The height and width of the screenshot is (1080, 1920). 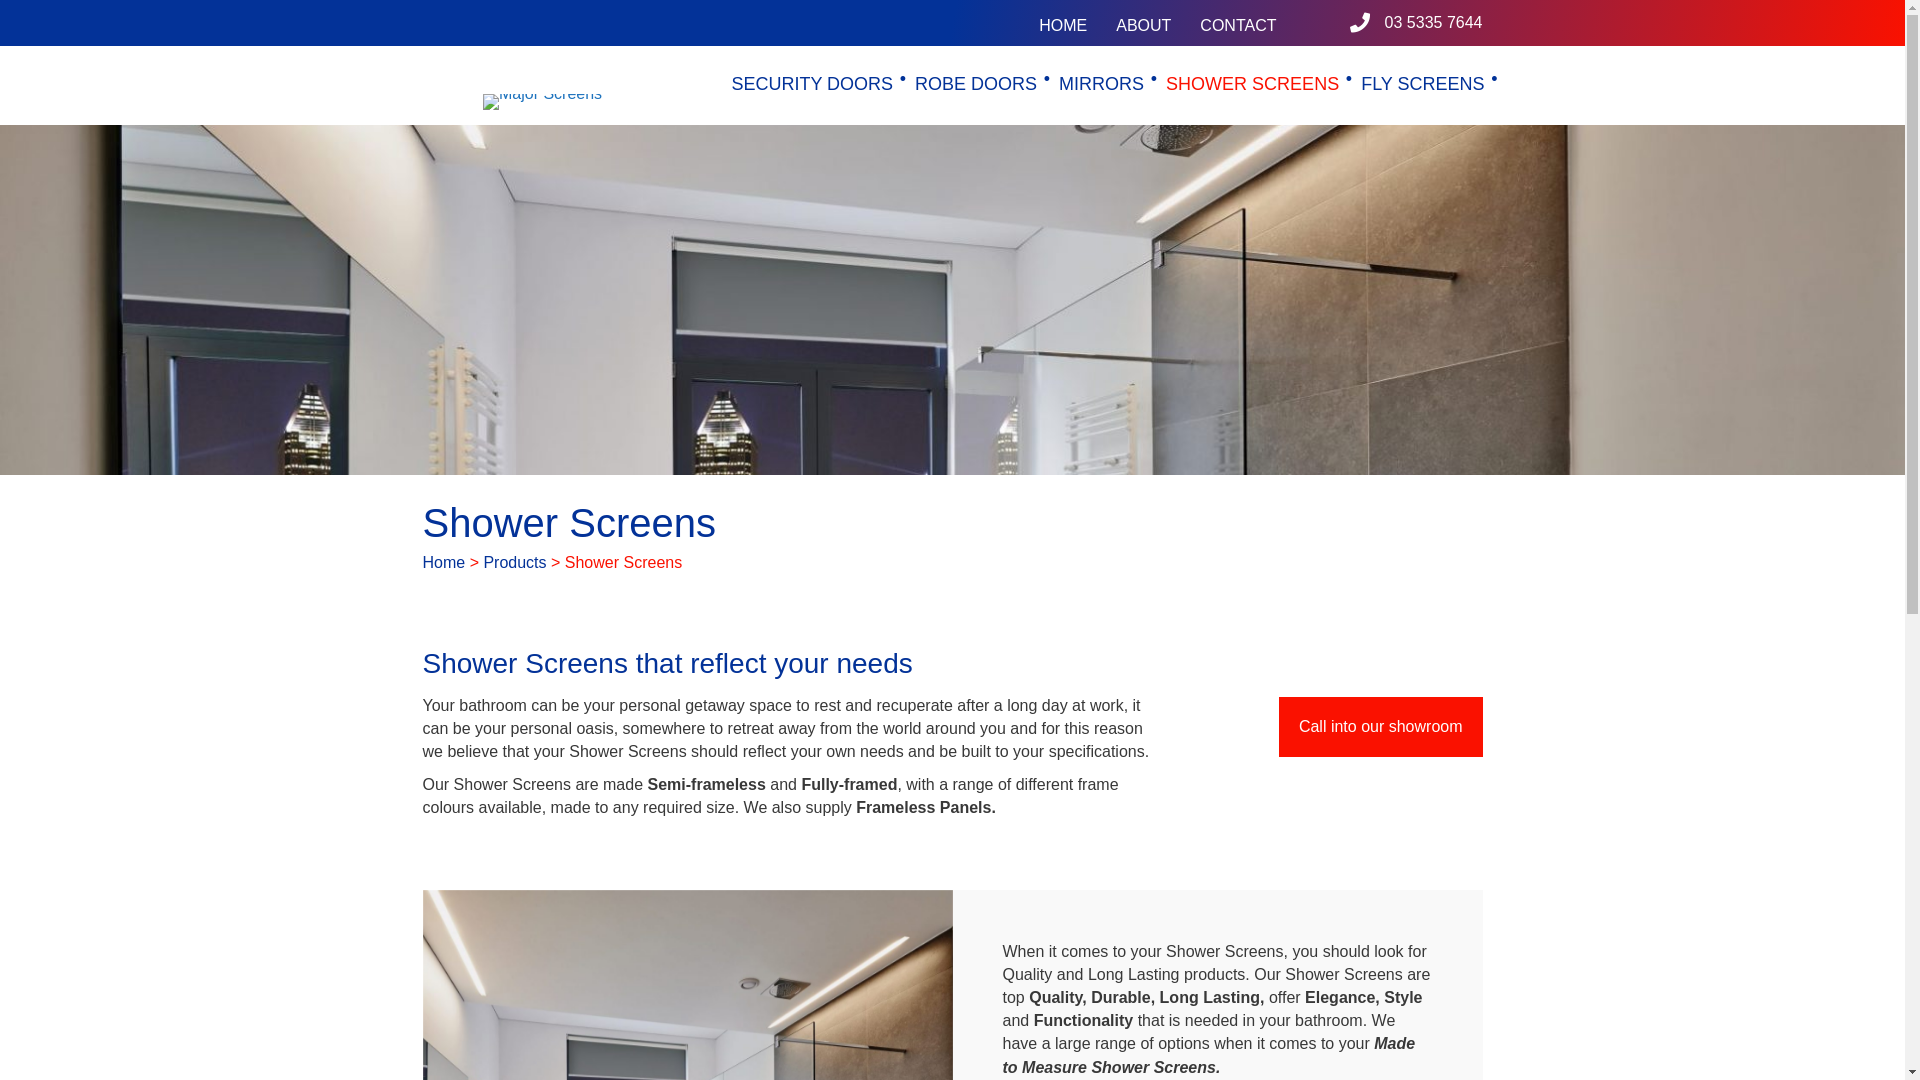 What do you see at coordinates (1380, 726) in the screenshot?
I see `'Call into our showroom'` at bounding box center [1380, 726].